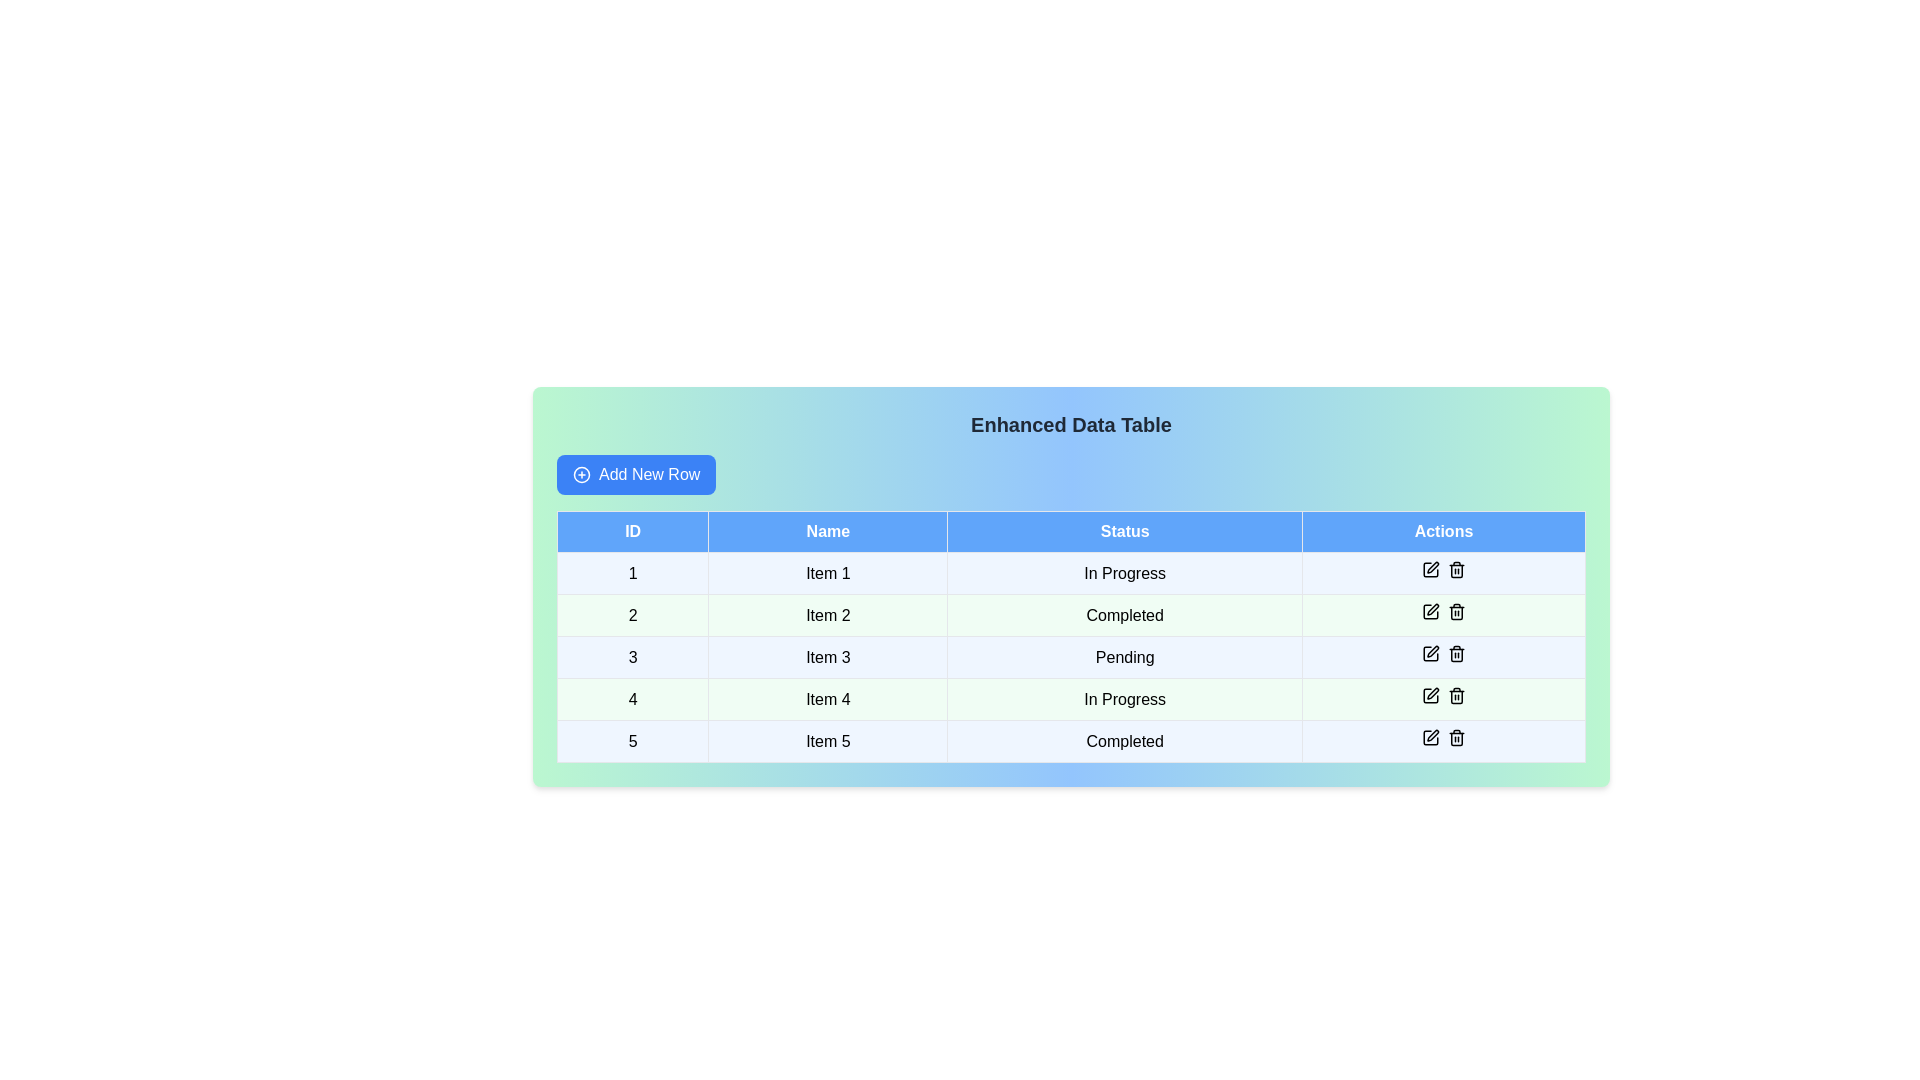  Describe the element at coordinates (1444, 614) in the screenshot. I see `the action icons (pencil and trash bin) in the 'Actions' column of the row for 'Item 2'` at that location.